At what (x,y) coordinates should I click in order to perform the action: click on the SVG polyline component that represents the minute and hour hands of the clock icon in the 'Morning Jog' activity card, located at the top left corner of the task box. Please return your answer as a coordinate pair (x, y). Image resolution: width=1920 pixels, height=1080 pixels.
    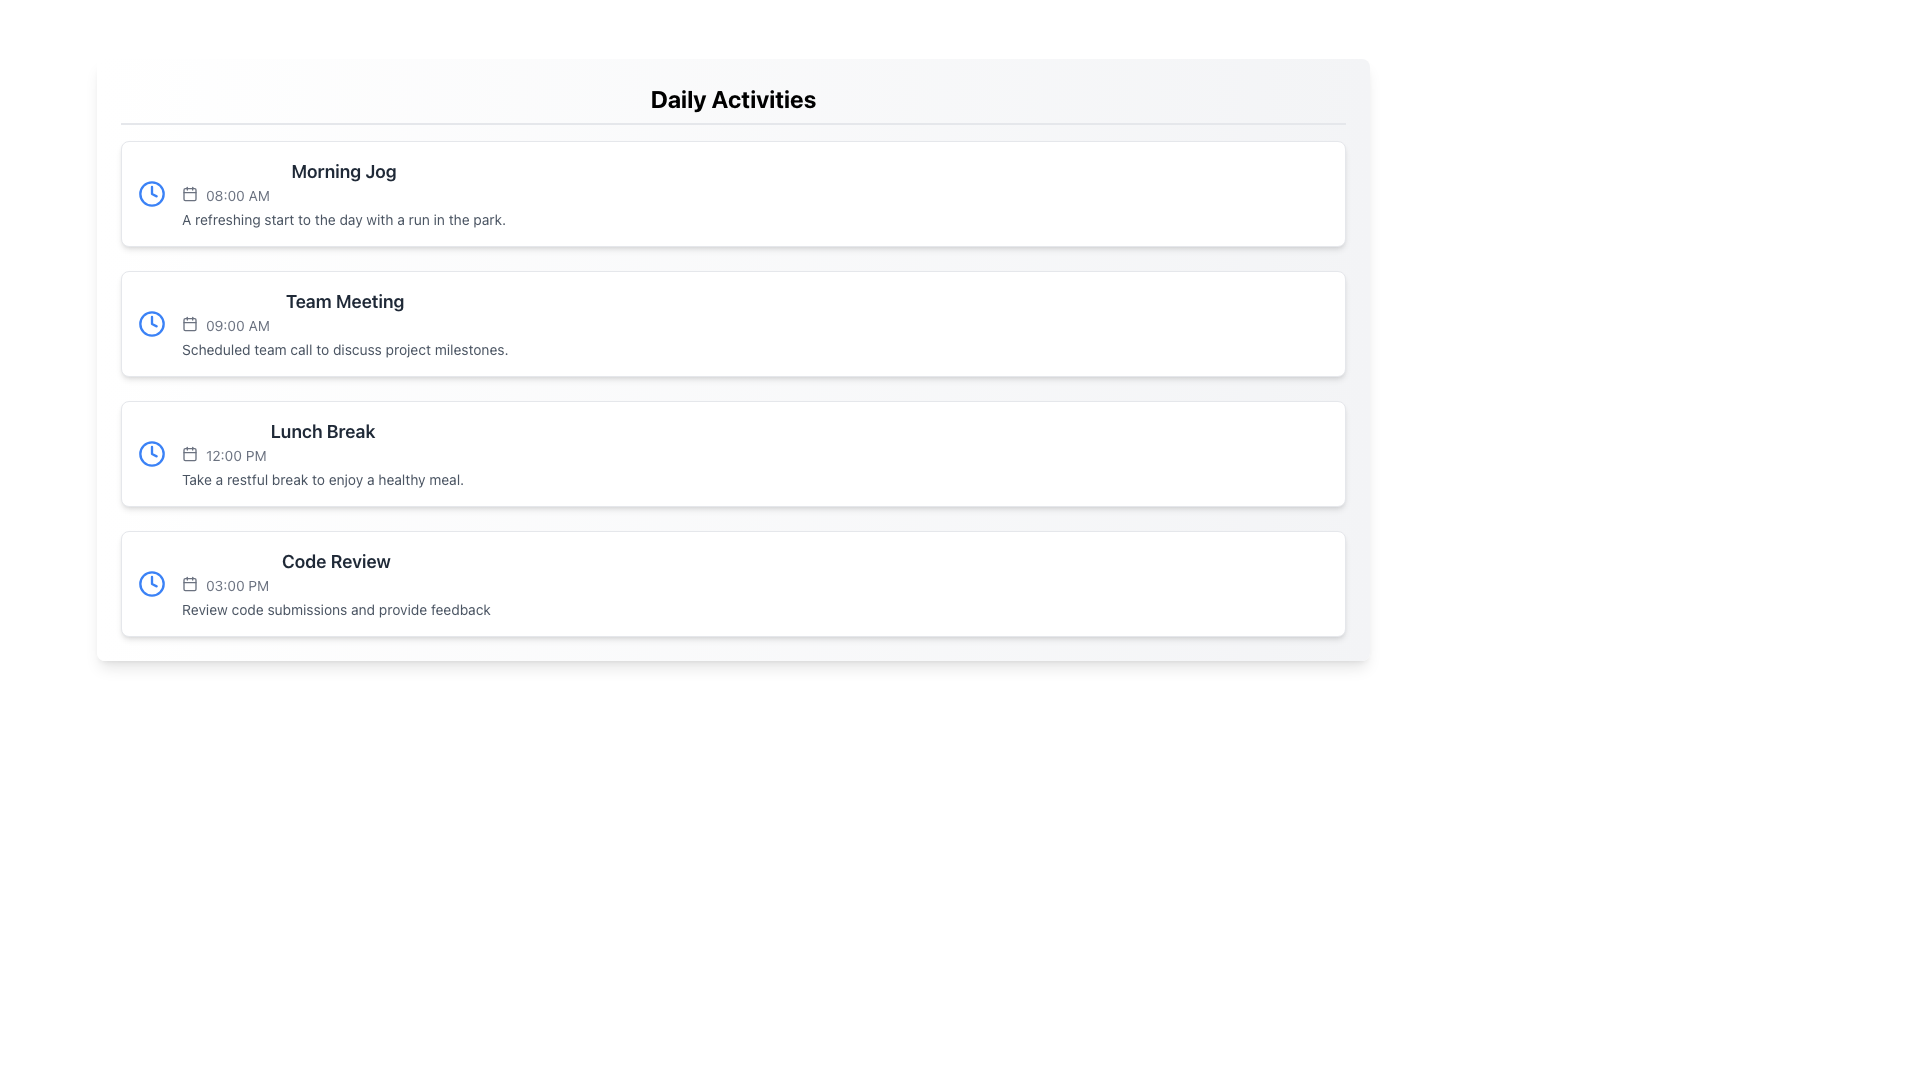
    Looking at the image, I should click on (153, 191).